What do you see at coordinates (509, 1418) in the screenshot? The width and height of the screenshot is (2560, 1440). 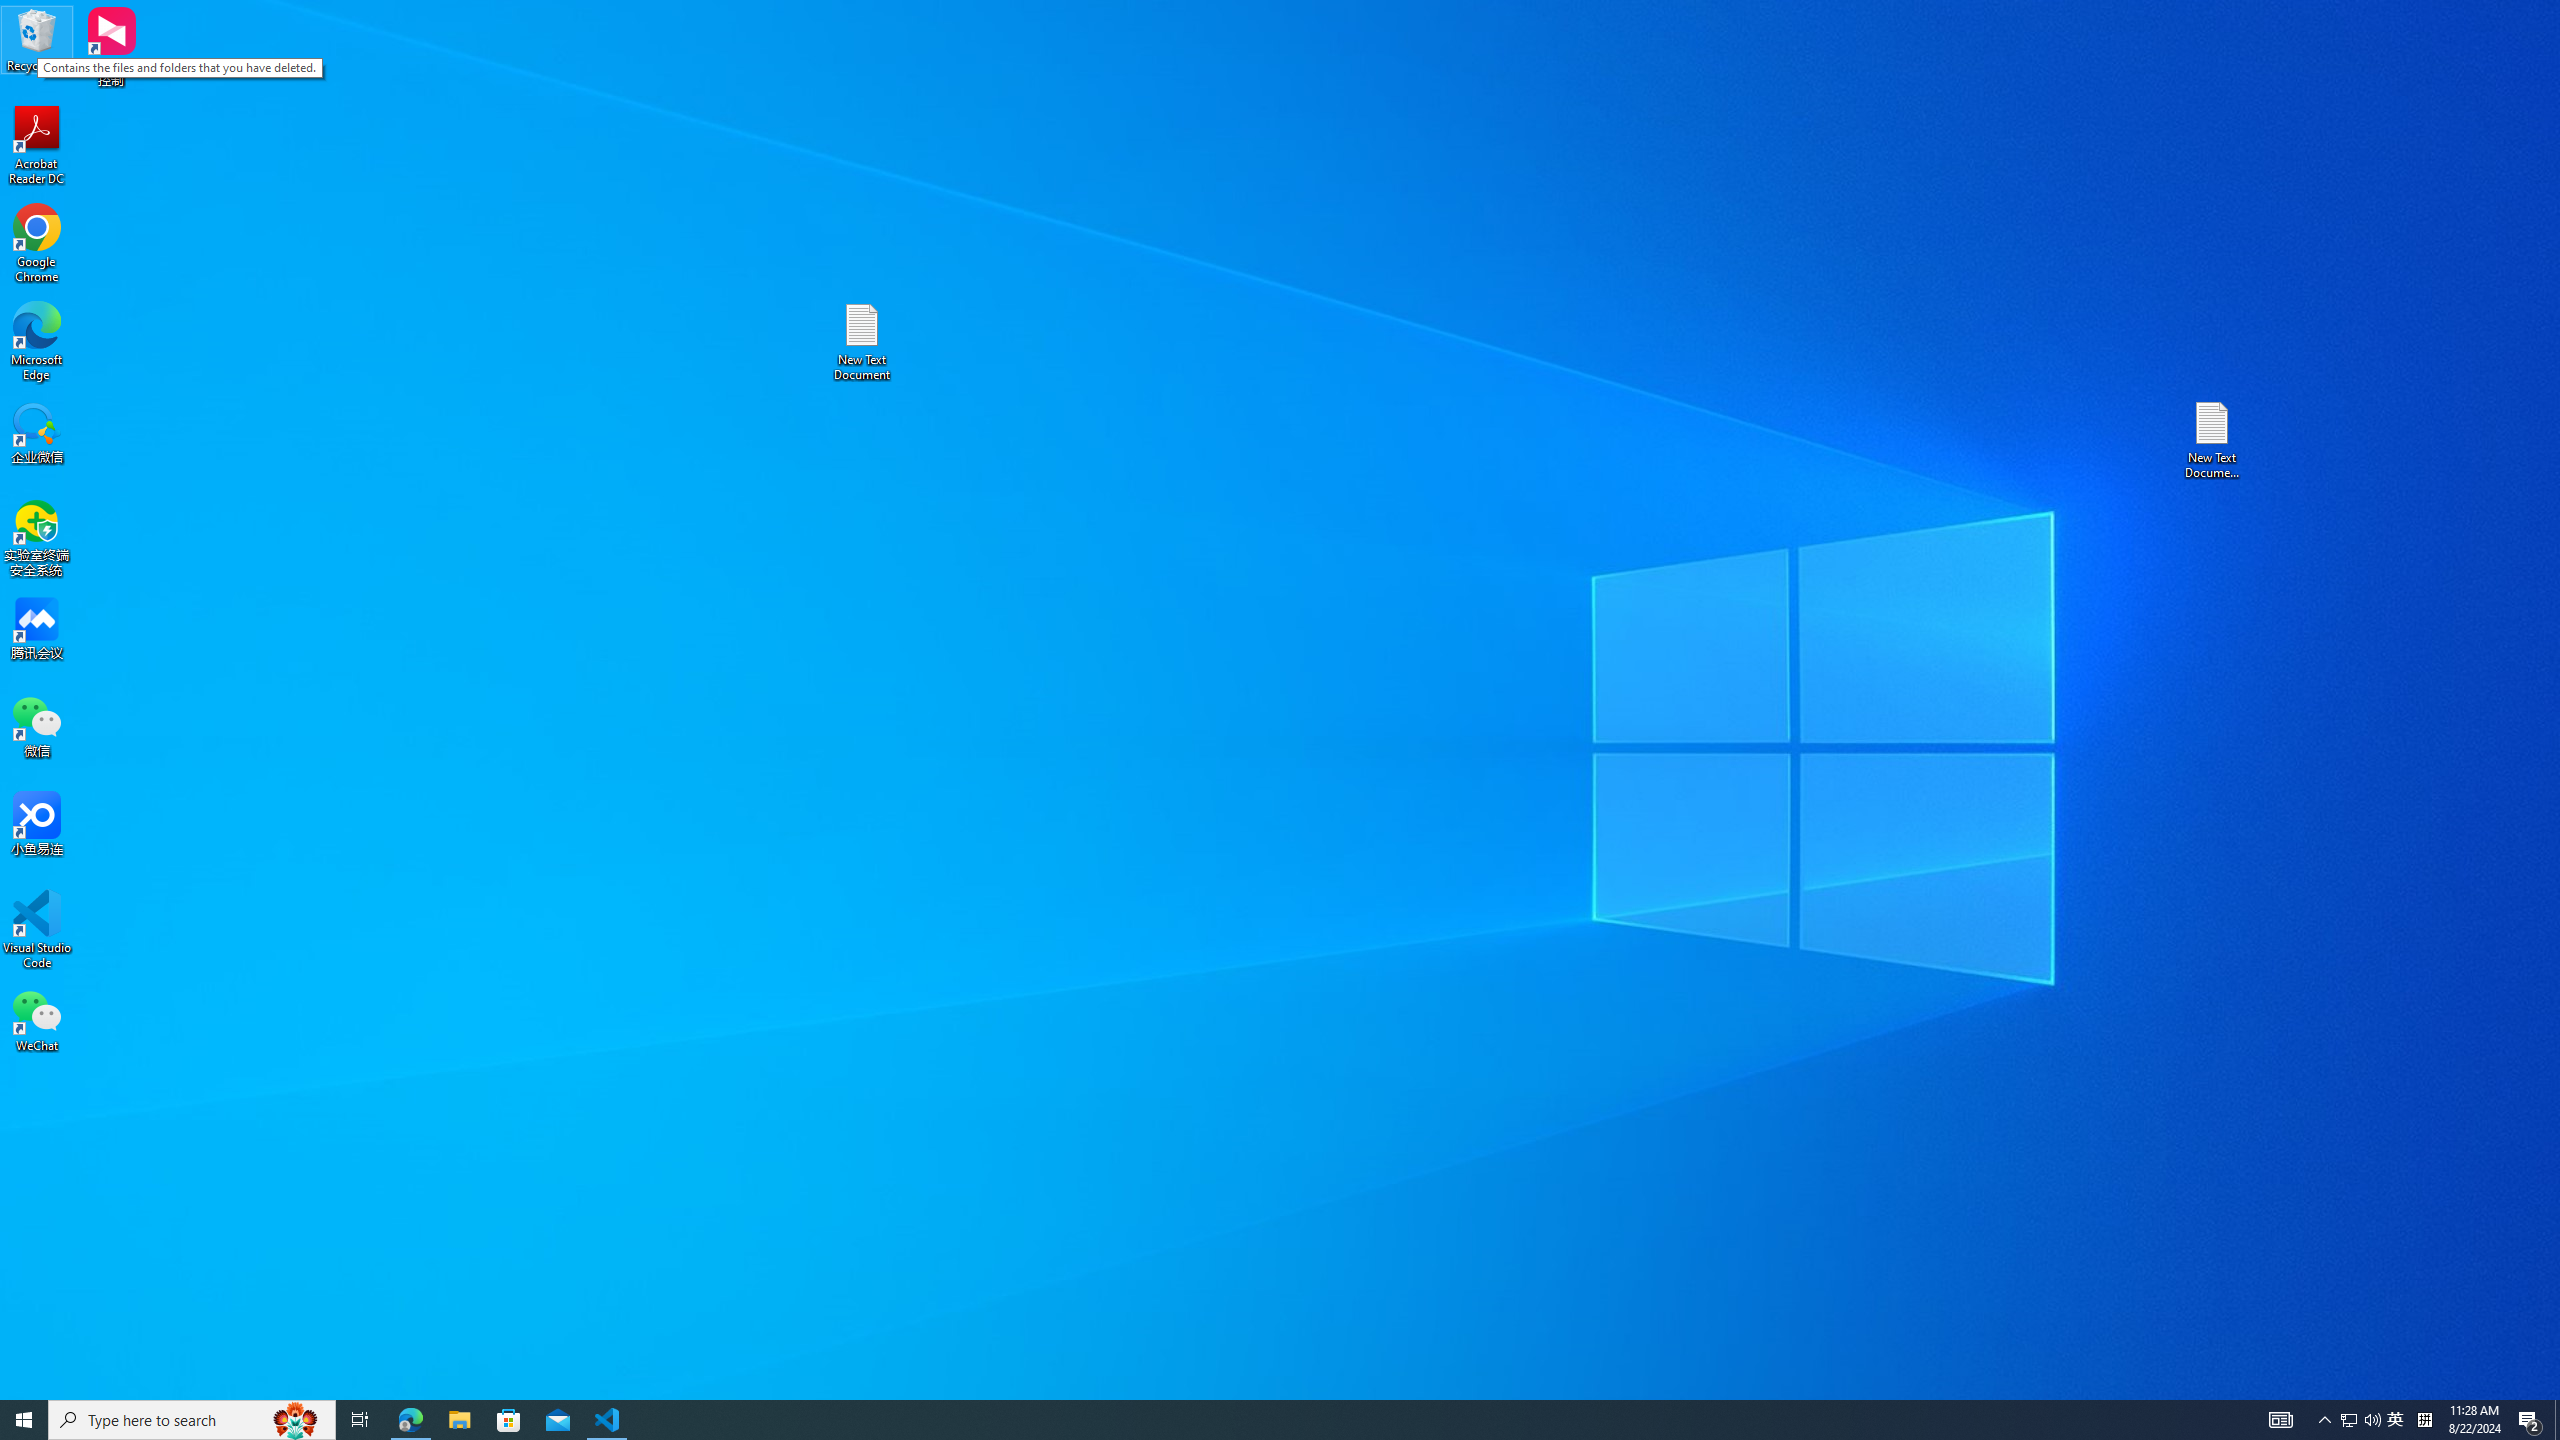 I see `'Microsoft Store'` at bounding box center [509, 1418].